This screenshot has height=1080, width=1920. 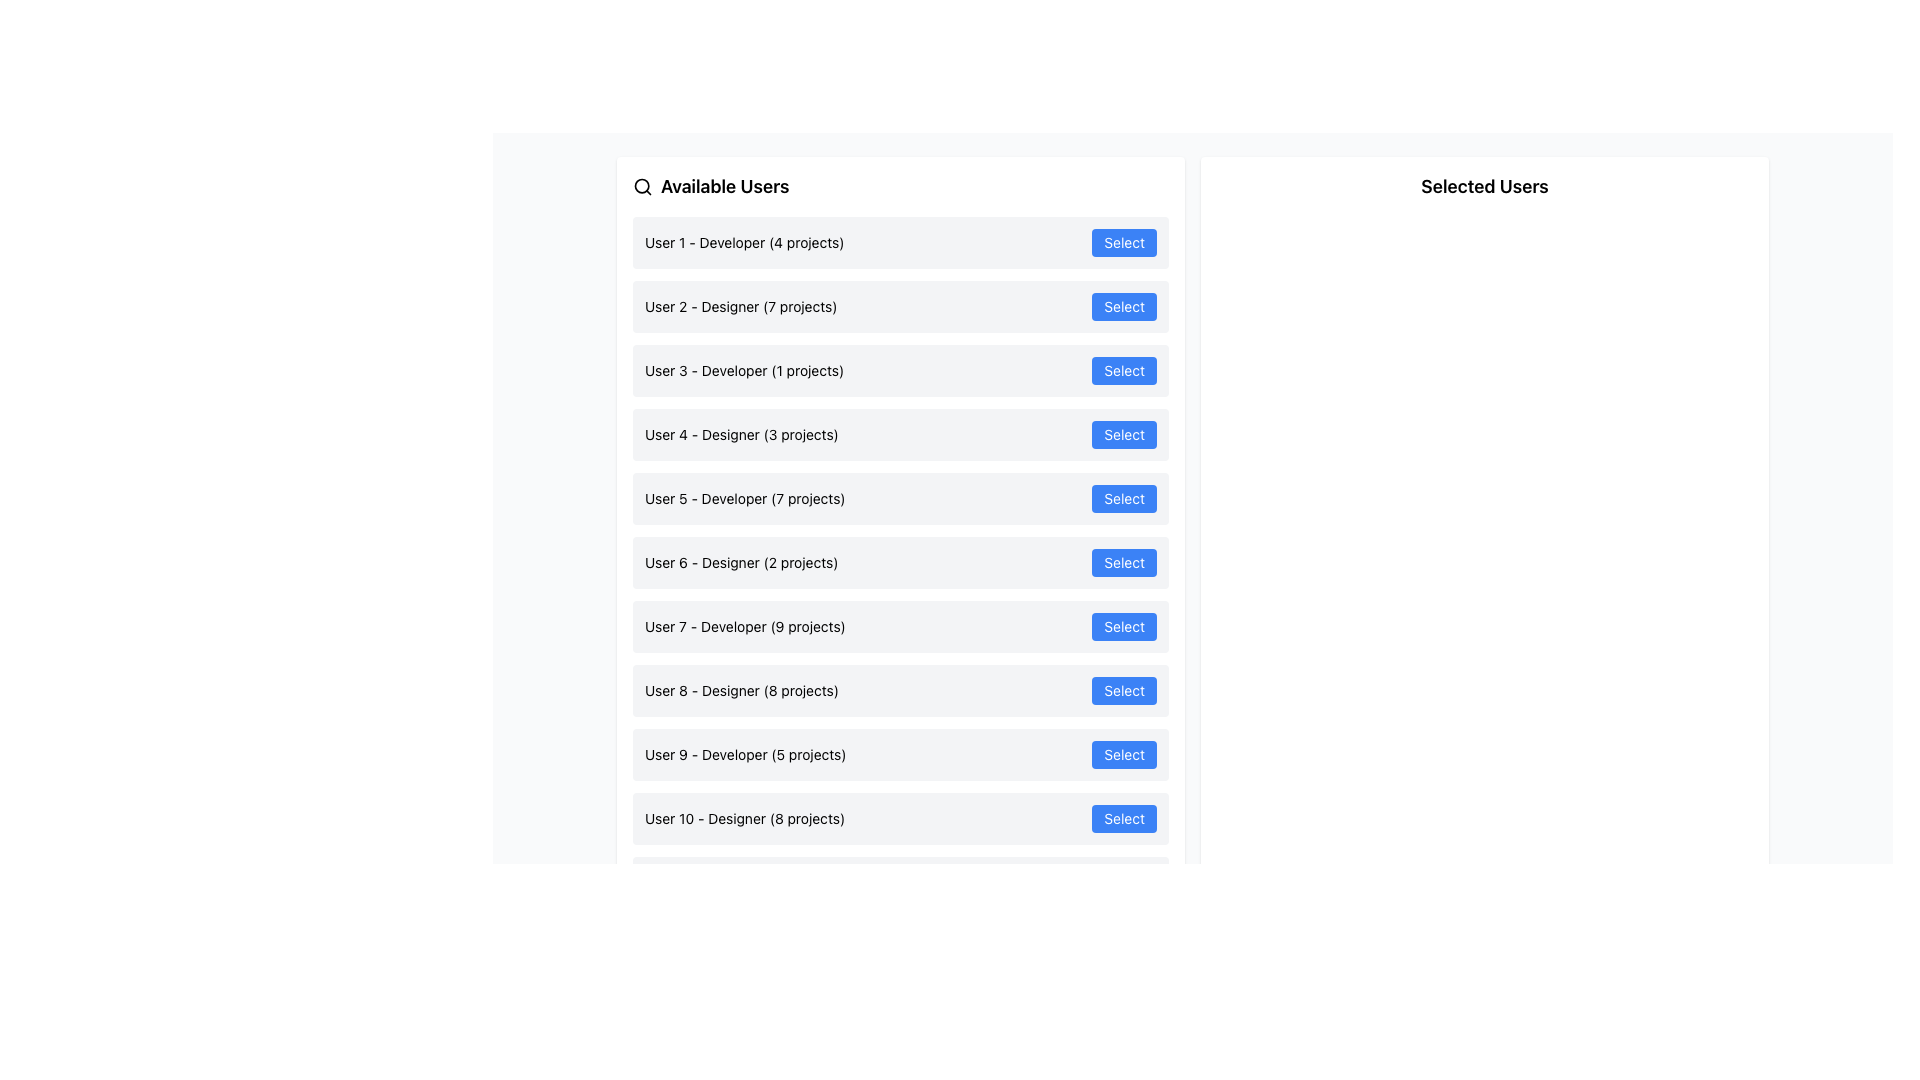 What do you see at coordinates (744, 818) in the screenshot?
I see `the descriptive label for 'User 10' in the 'Available Users' section, which includes their role as Designer and mentions 8 projects` at bounding box center [744, 818].